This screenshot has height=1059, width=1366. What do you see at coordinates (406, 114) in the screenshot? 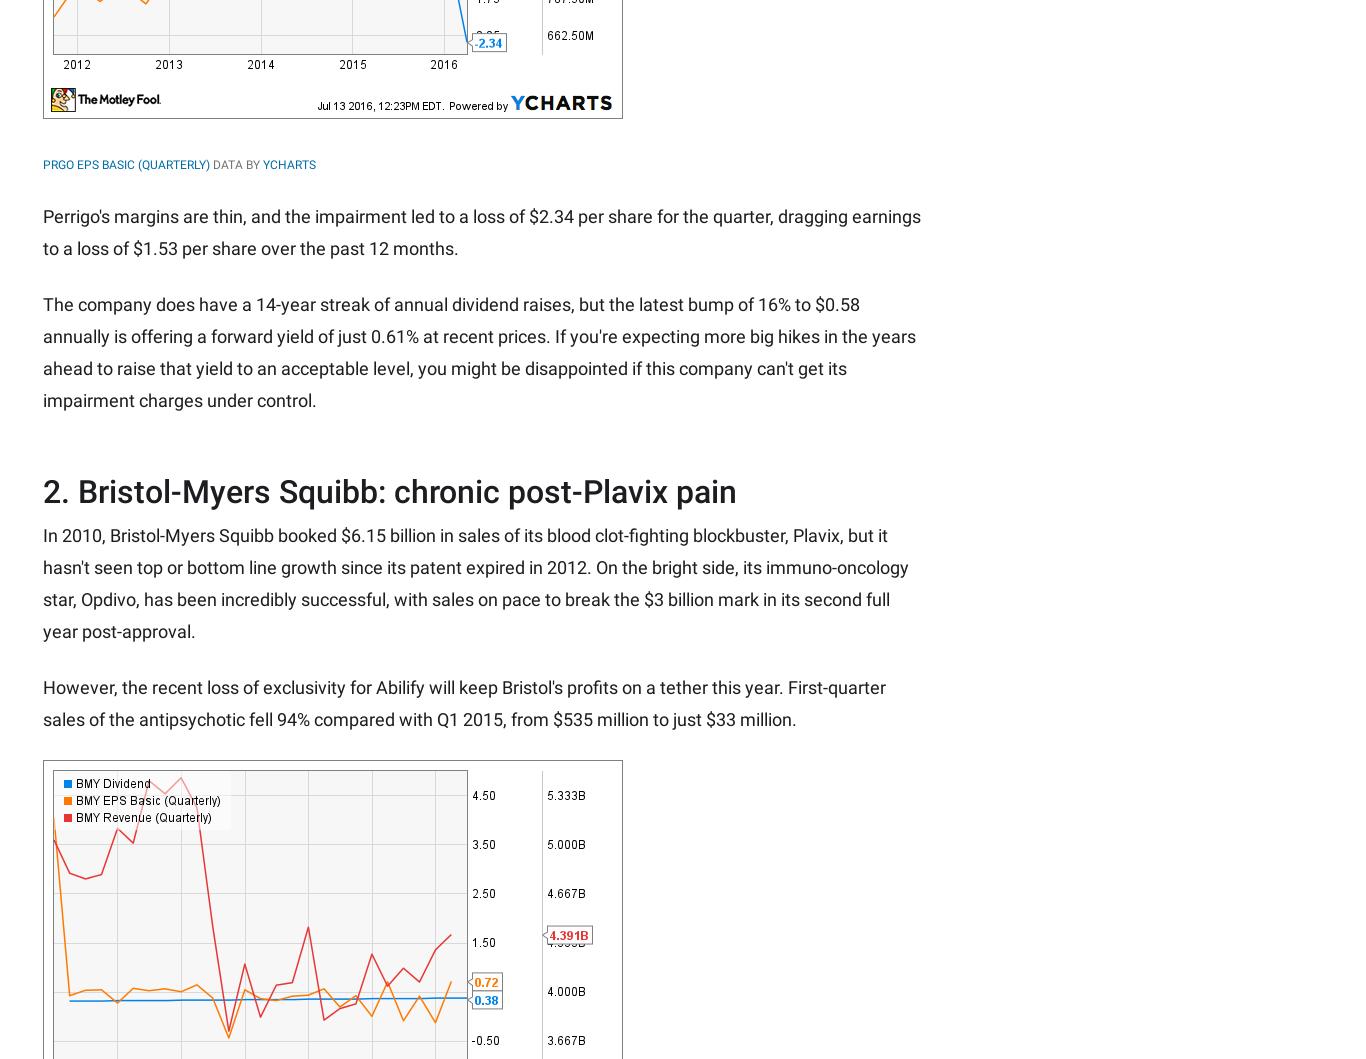
I see `'Research'` at bounding box center [406, 114].